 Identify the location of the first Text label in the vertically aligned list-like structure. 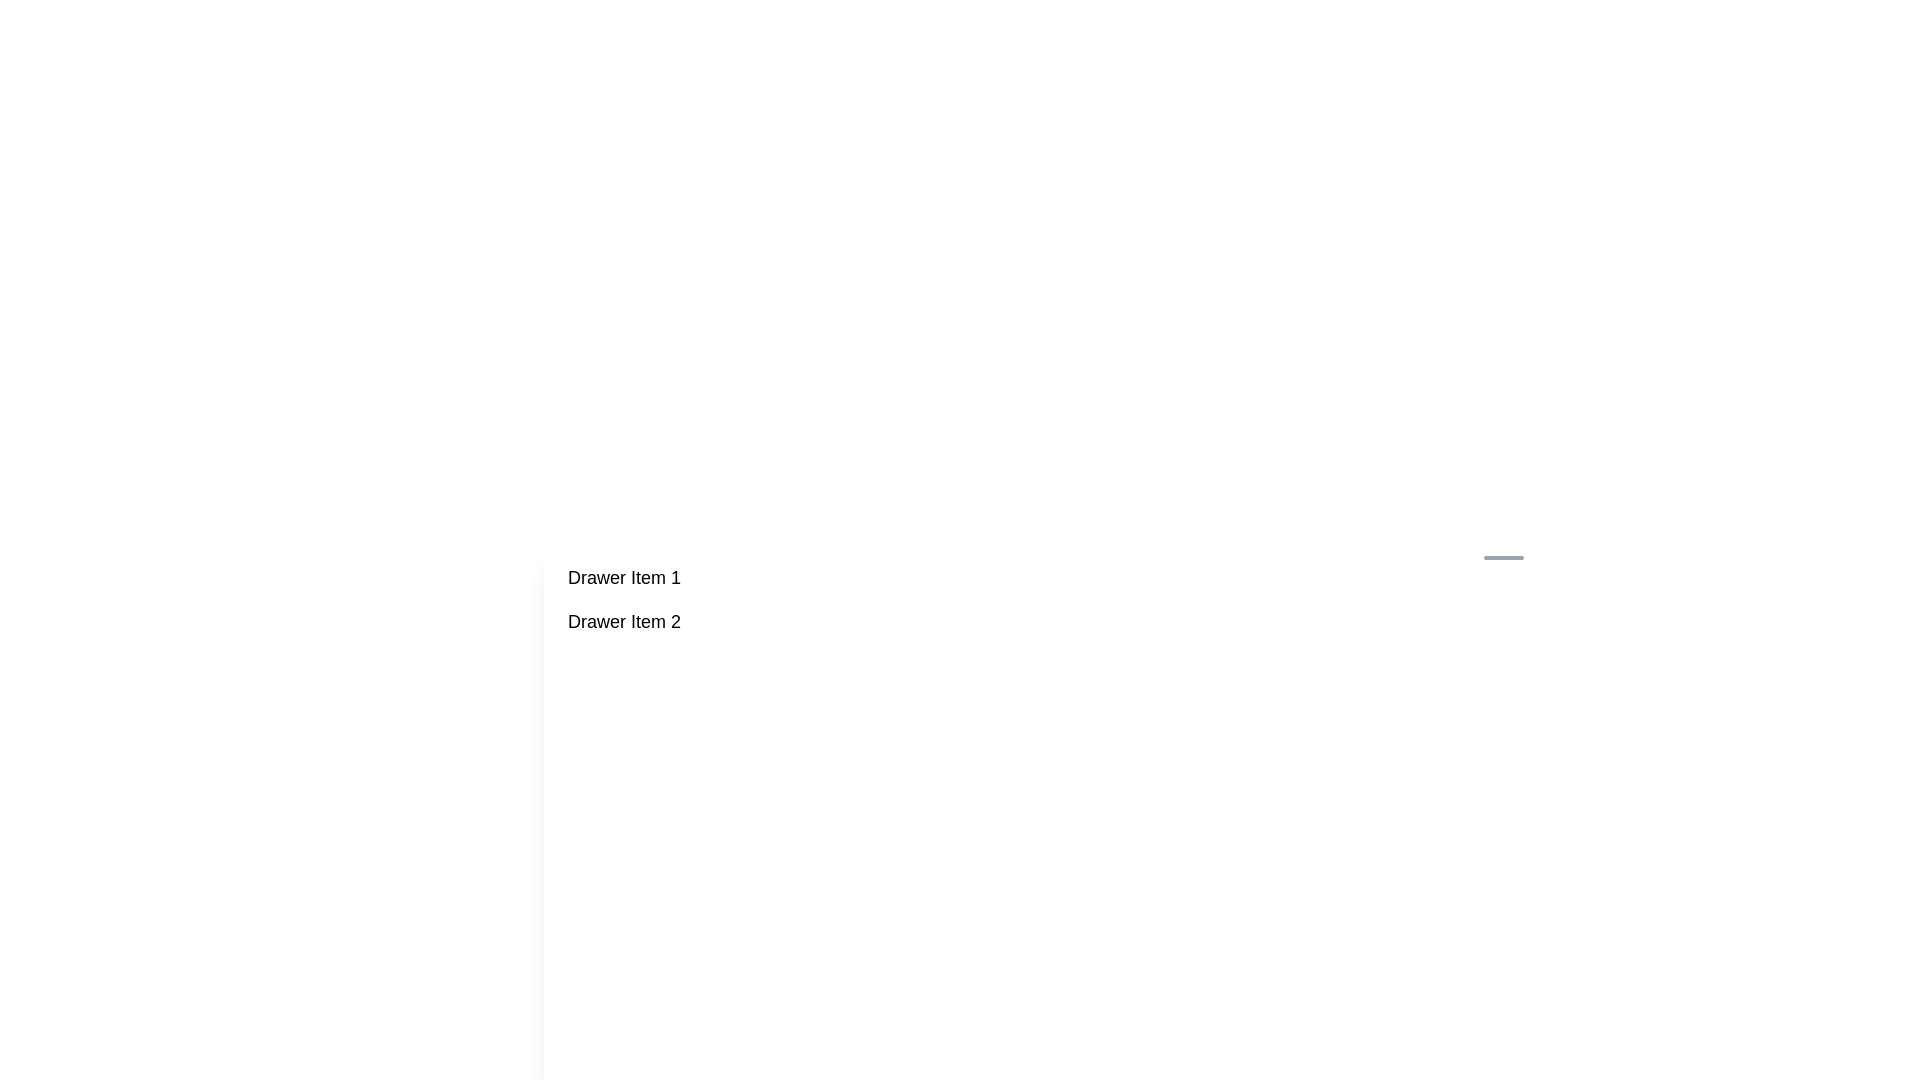
(623, 578).